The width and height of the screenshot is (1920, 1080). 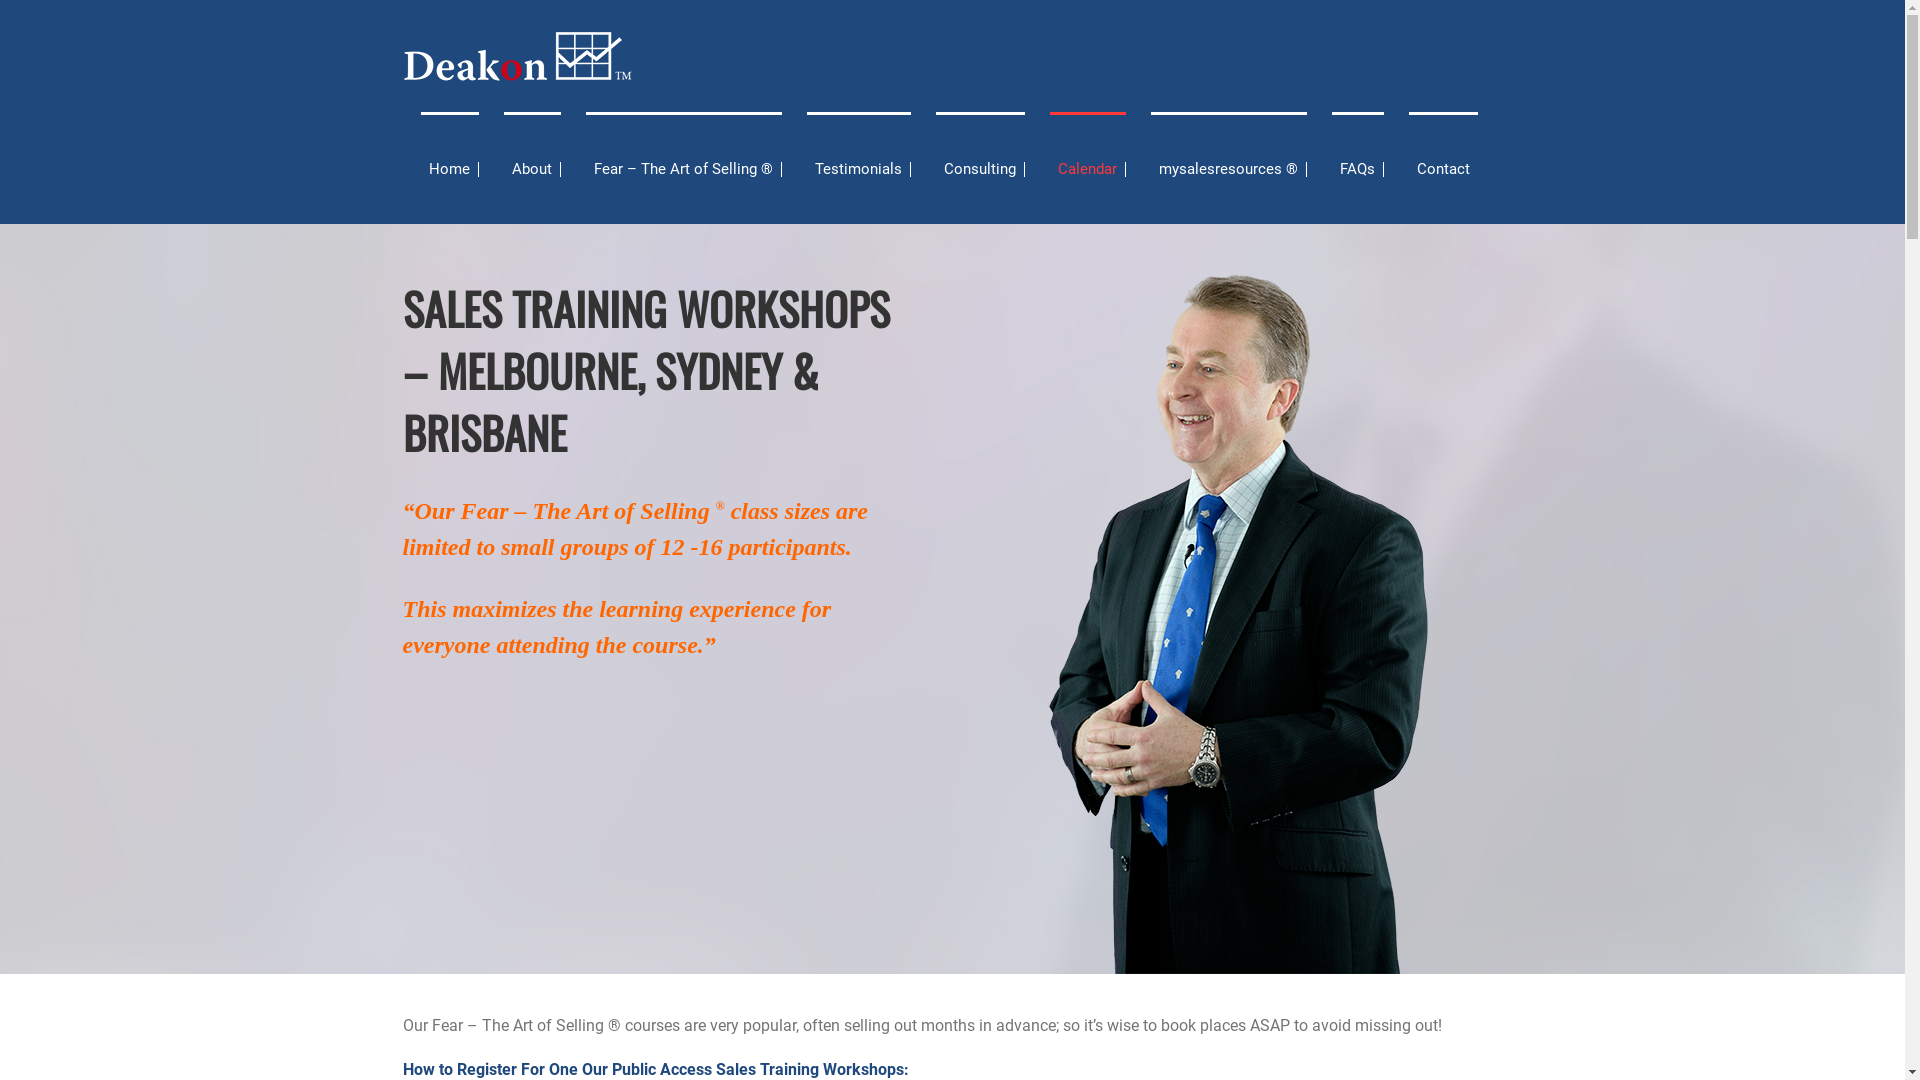 I want to click on 'FAQs', so click(x=1358, y=167).